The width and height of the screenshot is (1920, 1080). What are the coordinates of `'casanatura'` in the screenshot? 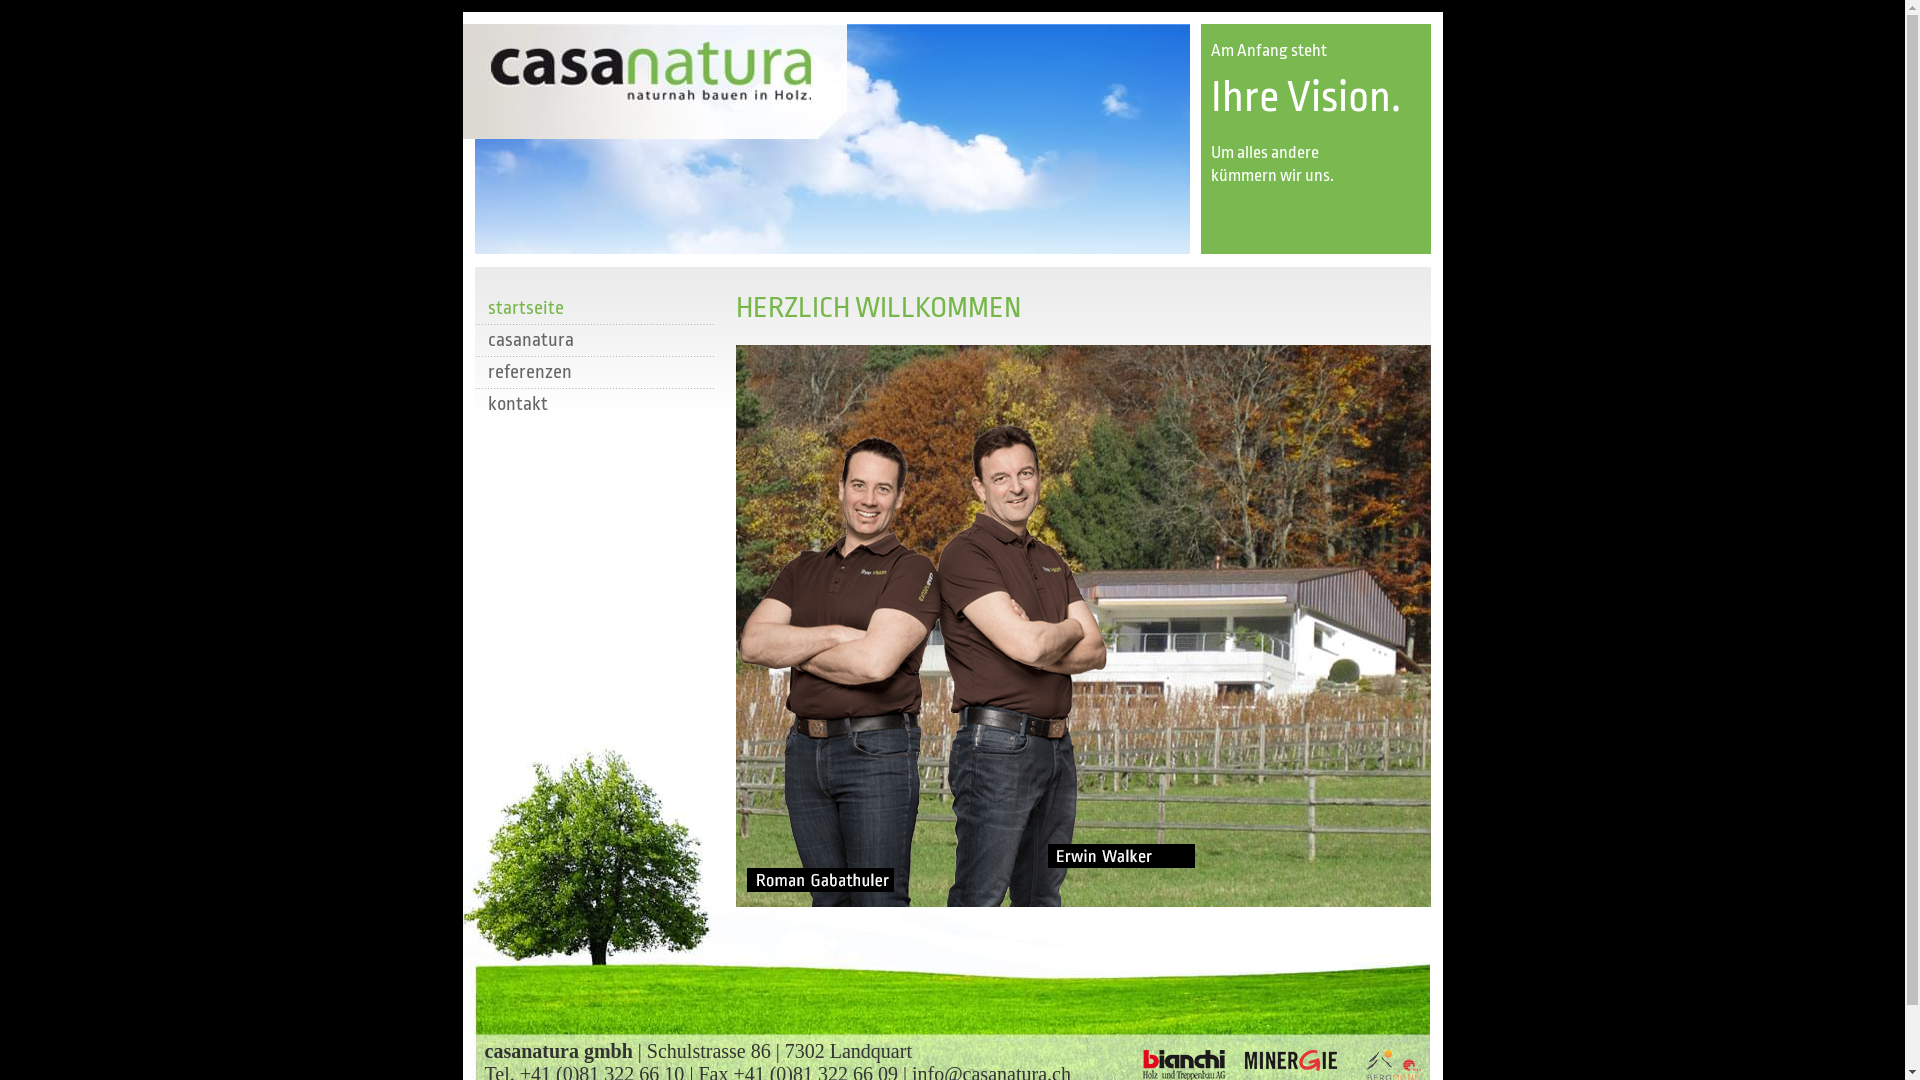 It's located at (473, 338).